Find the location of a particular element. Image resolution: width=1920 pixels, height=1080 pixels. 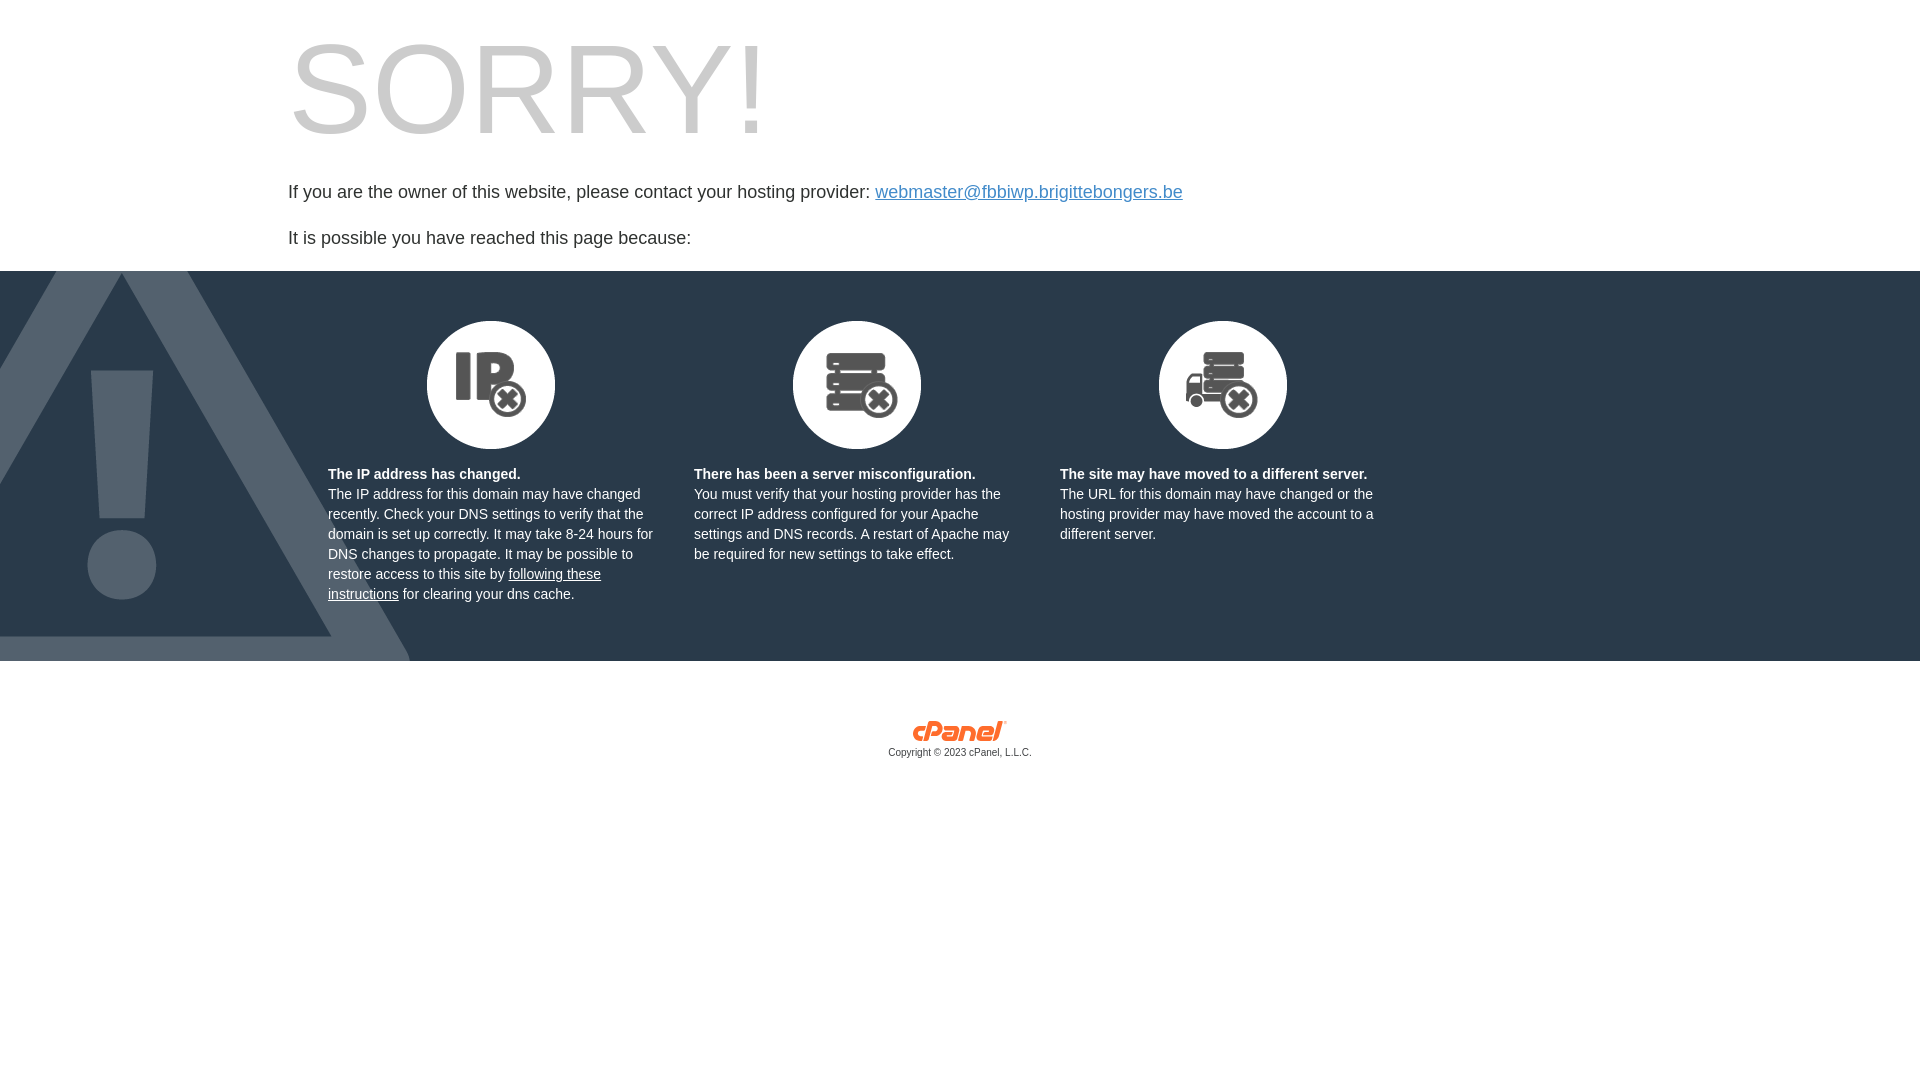

'webmaster@fbbiwp.brigittebongers.be' is located at coordinates (1028, 192).